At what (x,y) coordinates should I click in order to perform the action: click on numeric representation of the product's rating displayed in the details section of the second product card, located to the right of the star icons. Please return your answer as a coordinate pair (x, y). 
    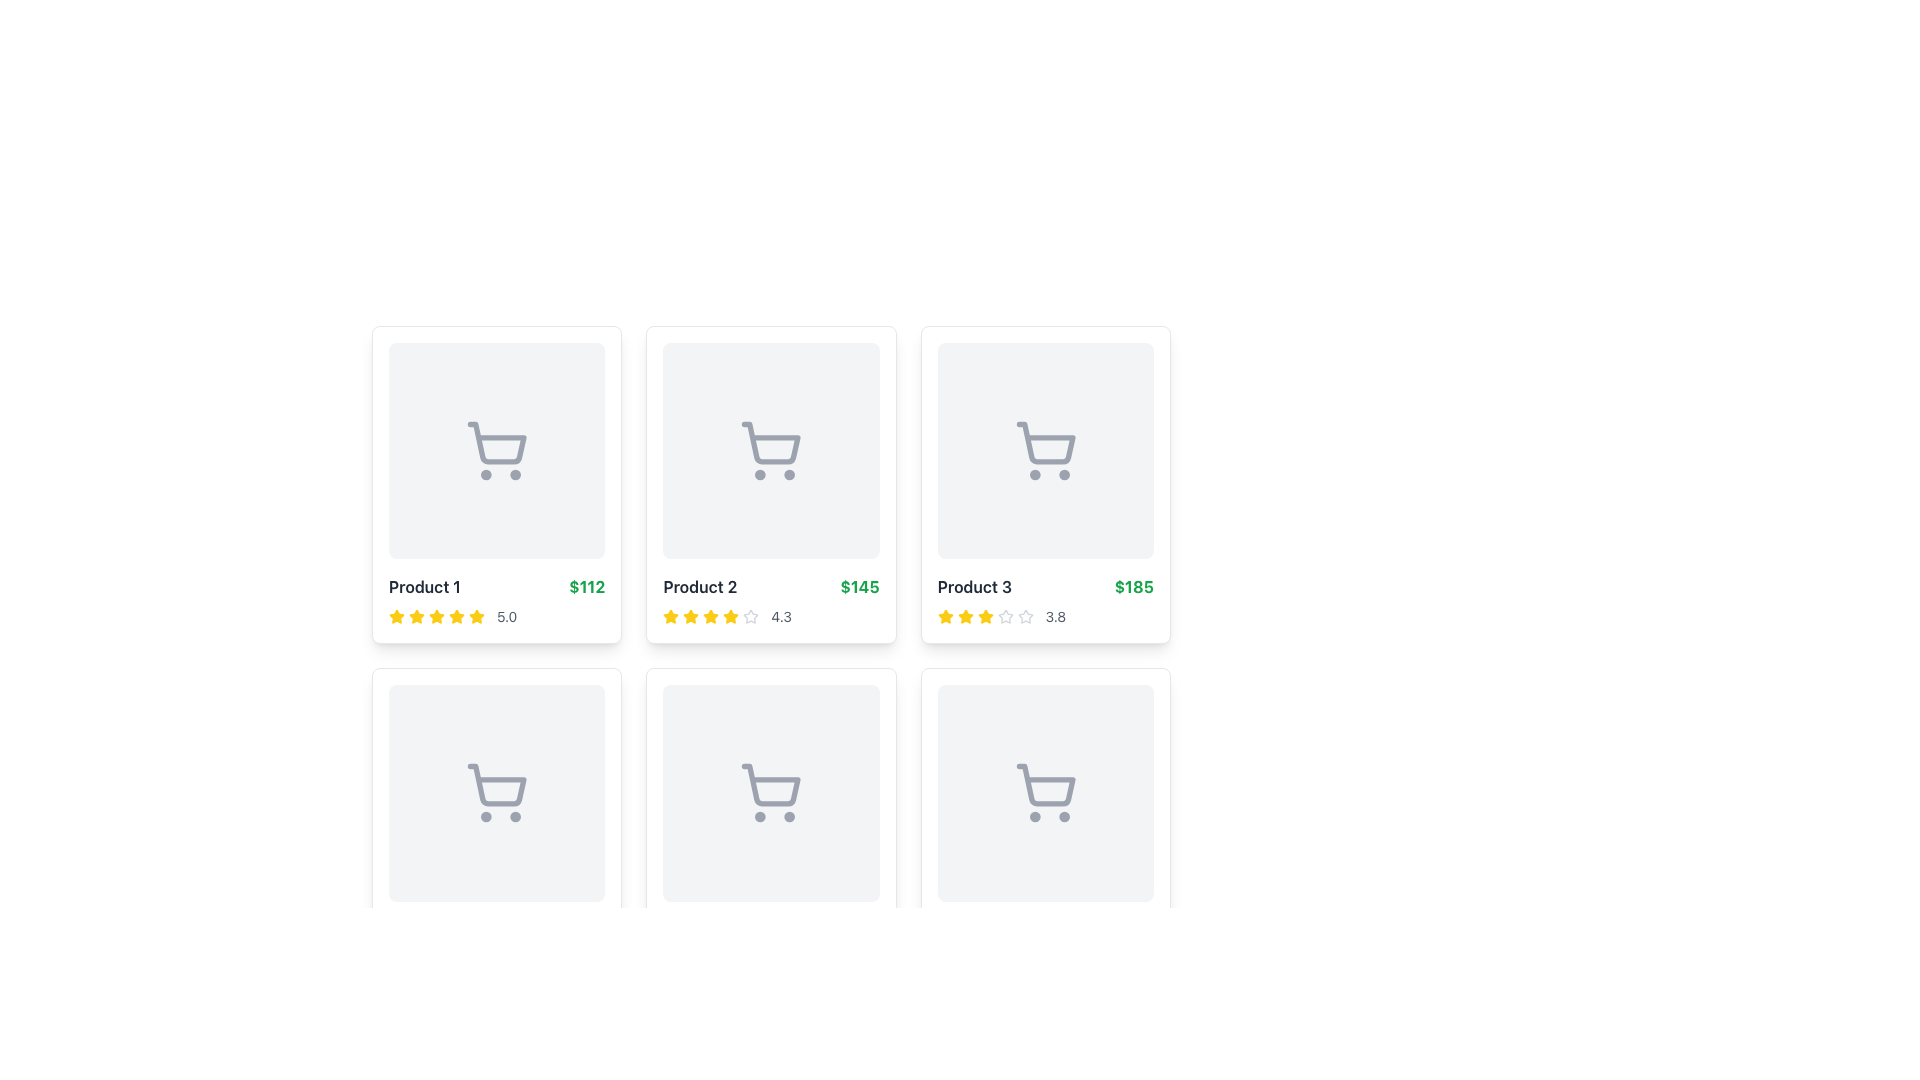
    Looking at the image, I should click on (780, 616).